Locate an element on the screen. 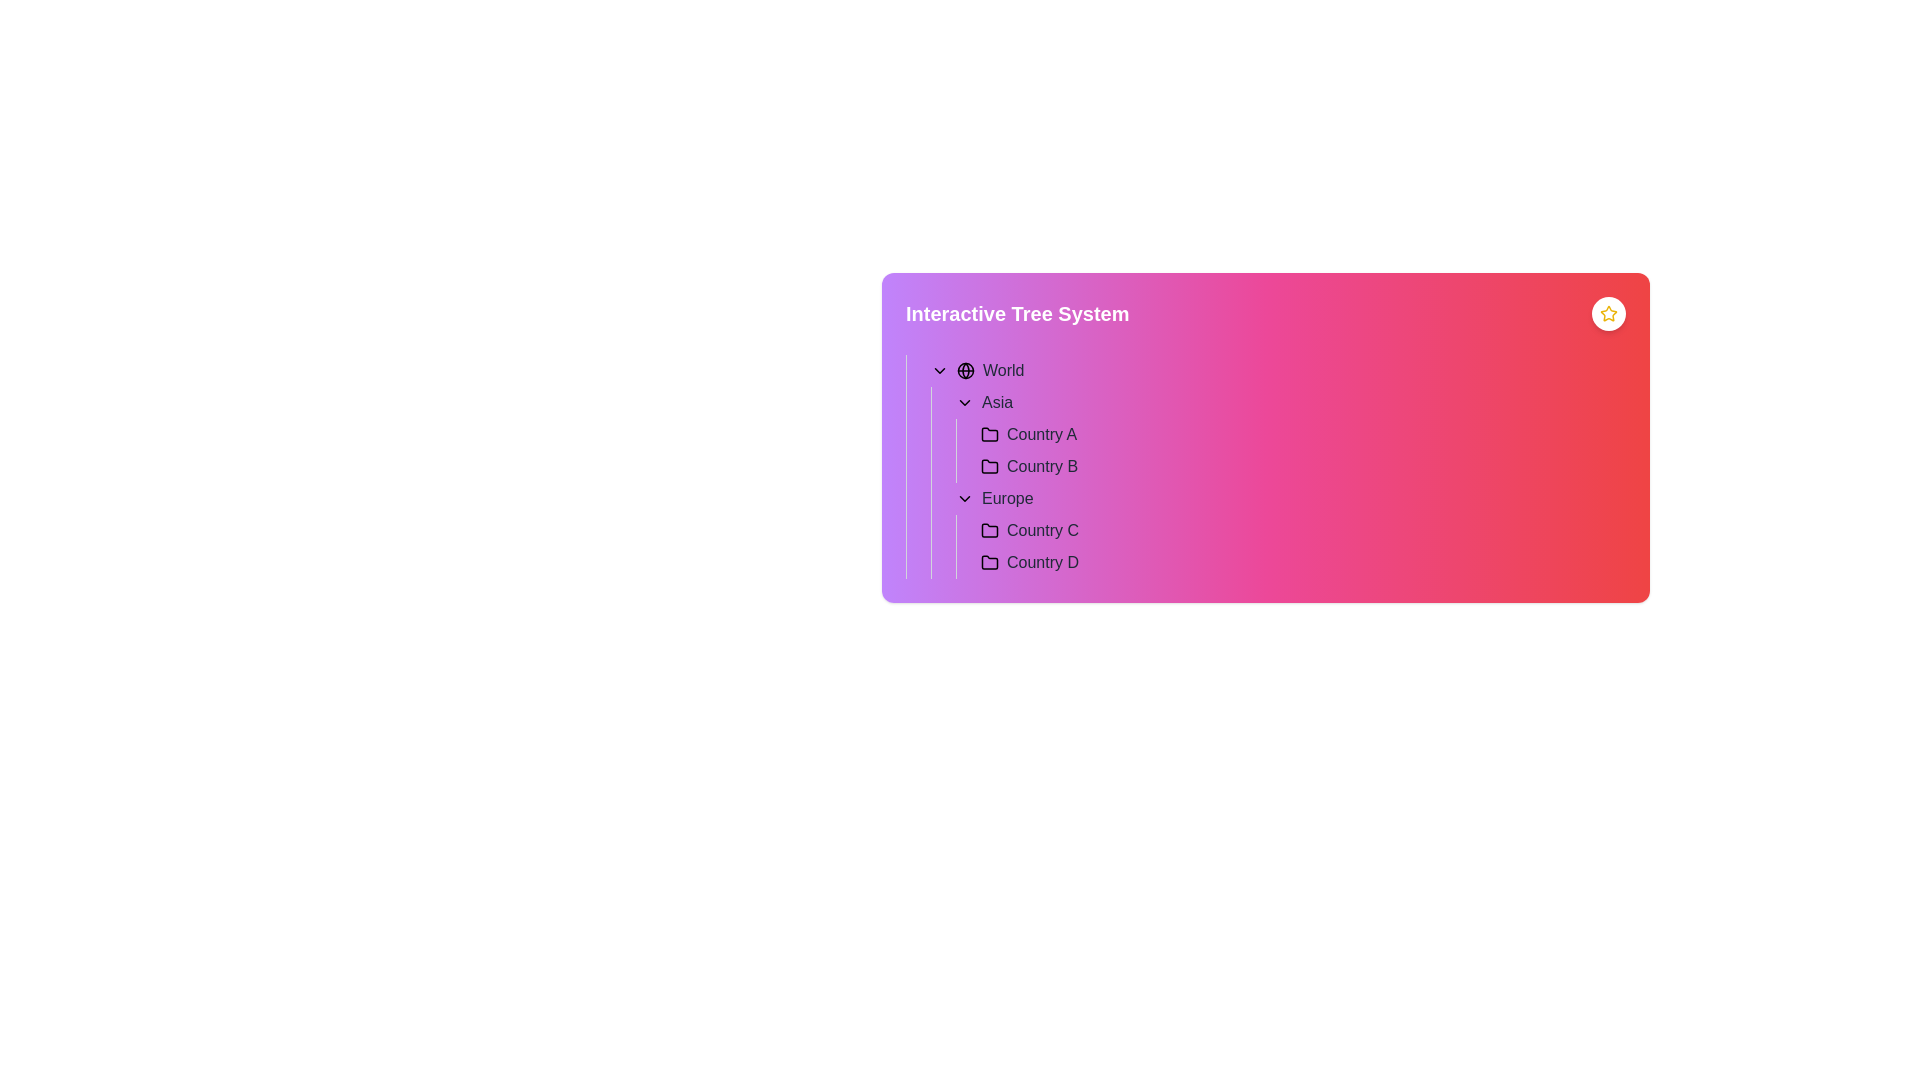  the 'Europe' label in the hierarchical list is located at coordinates (1007, 497).